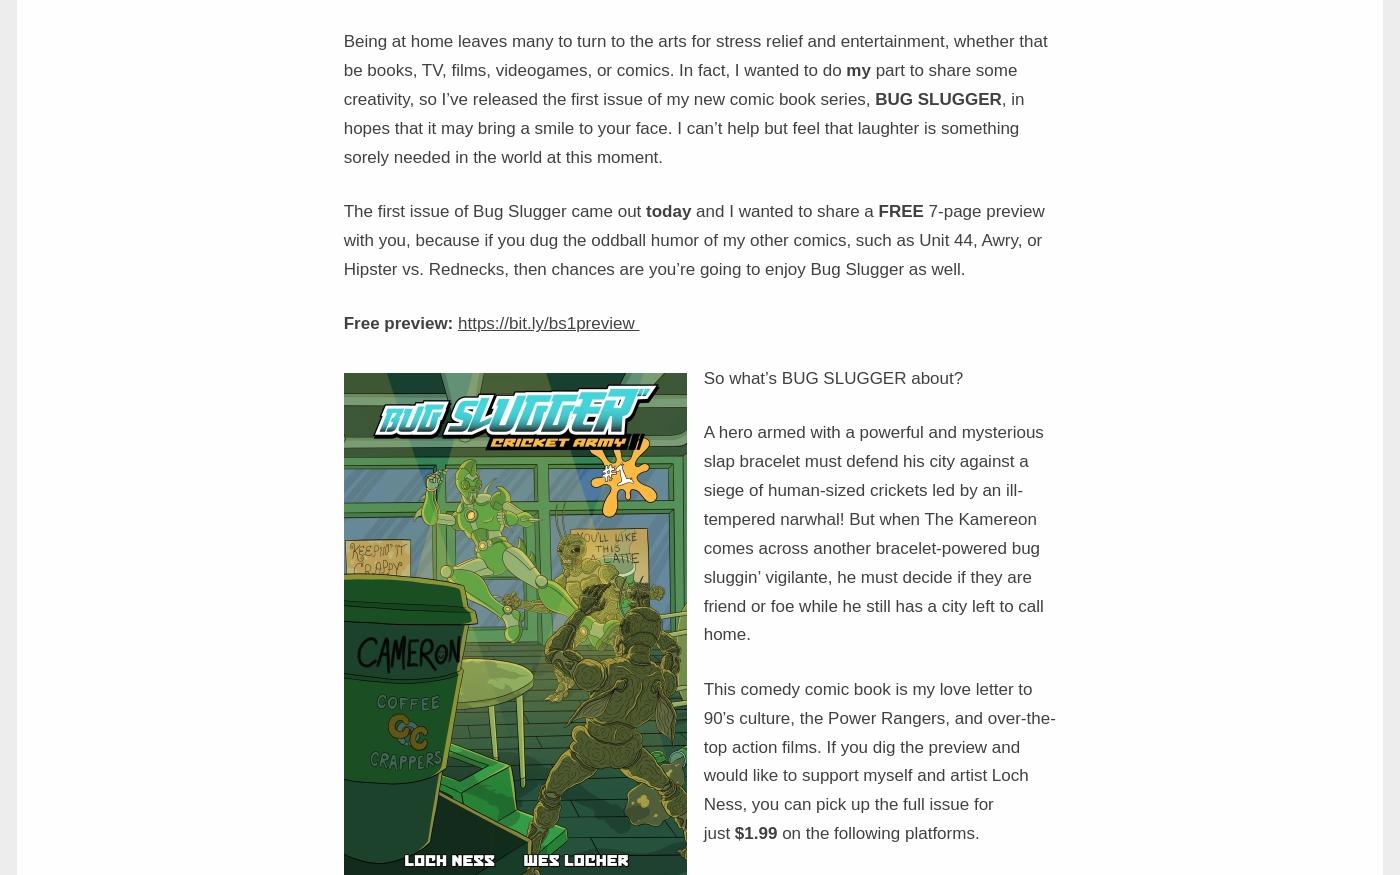 The height and width of the screenshot is (875, 1400). What do you see at coordinates (679, 84) in the screenshot?
I see `'part to share some creativity, so I’ve released the first issue of my new comic book series,'` at bounding box center [679, 84].